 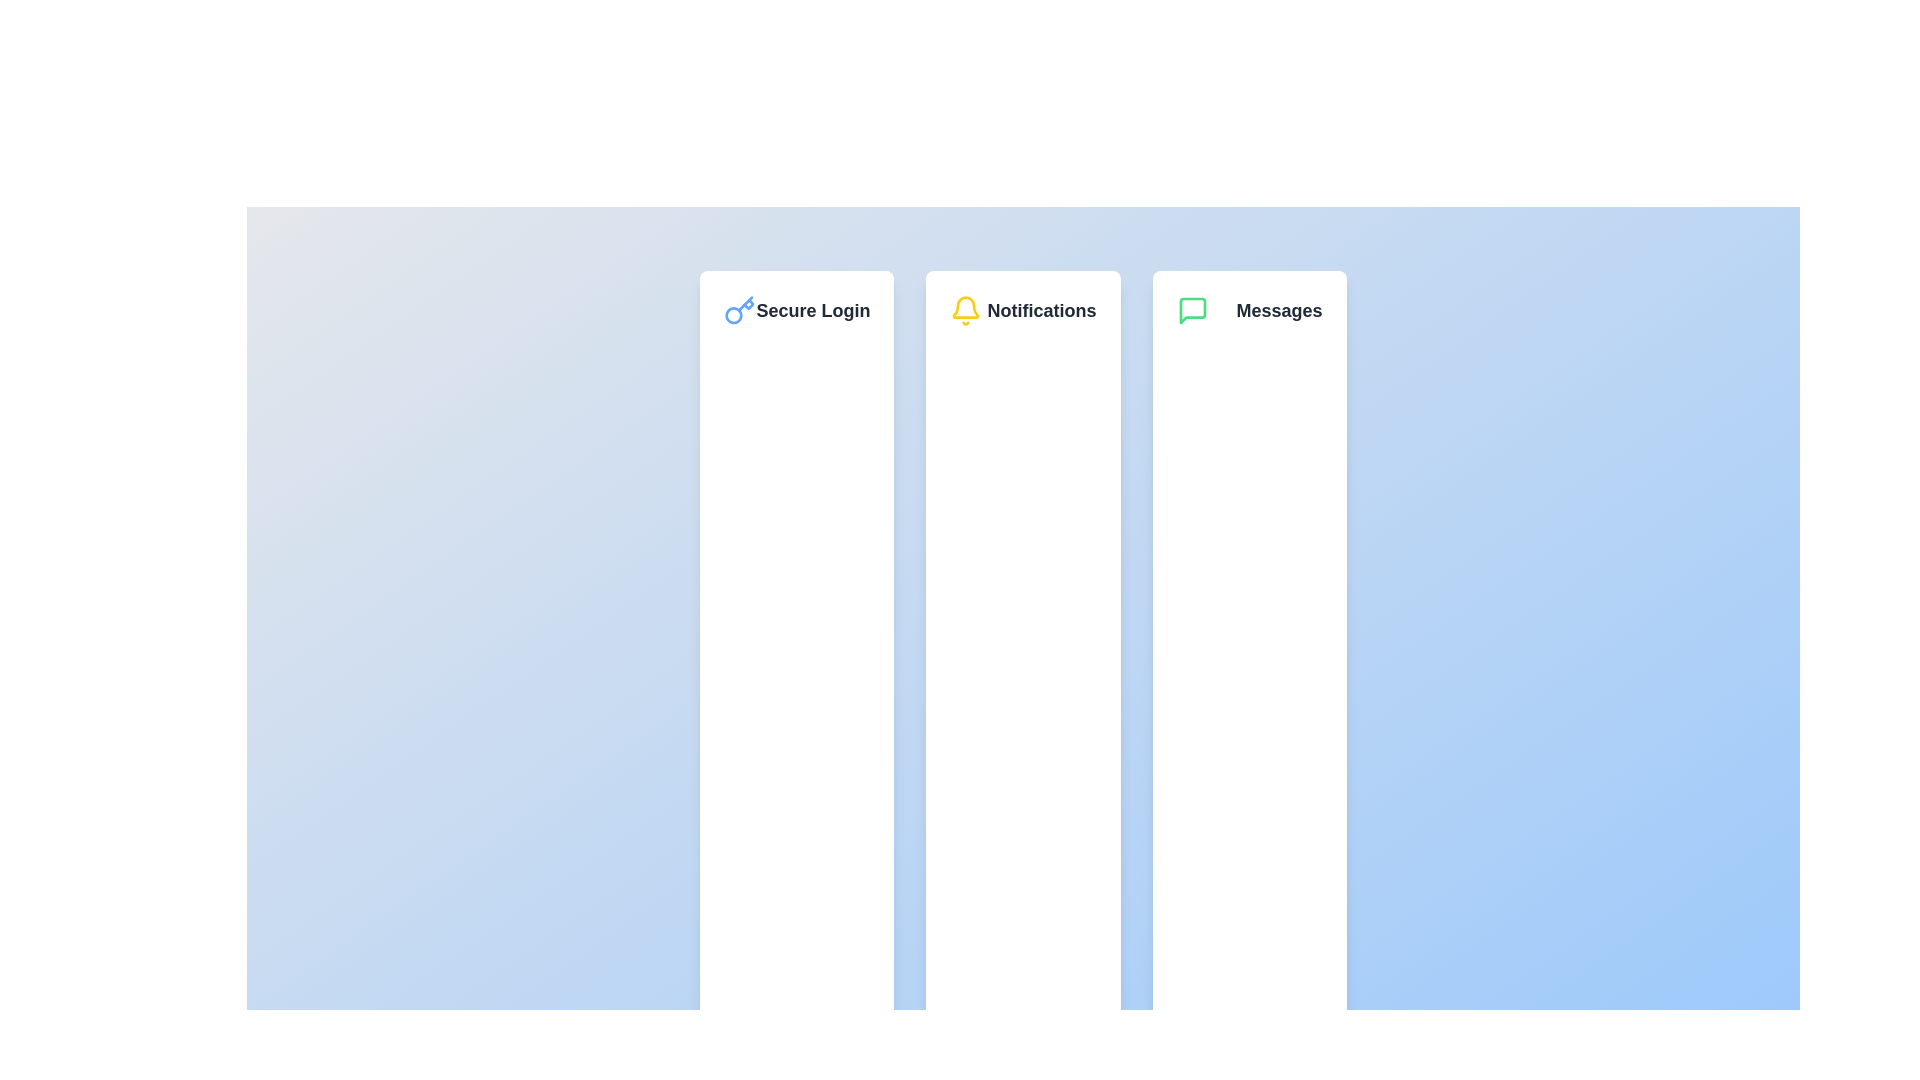 I want to click on the text label that serves as the heading for the notifications section, located at the center of the middle section in a three-column layout, directly below a bell icon, so click(x=1040, y=311).